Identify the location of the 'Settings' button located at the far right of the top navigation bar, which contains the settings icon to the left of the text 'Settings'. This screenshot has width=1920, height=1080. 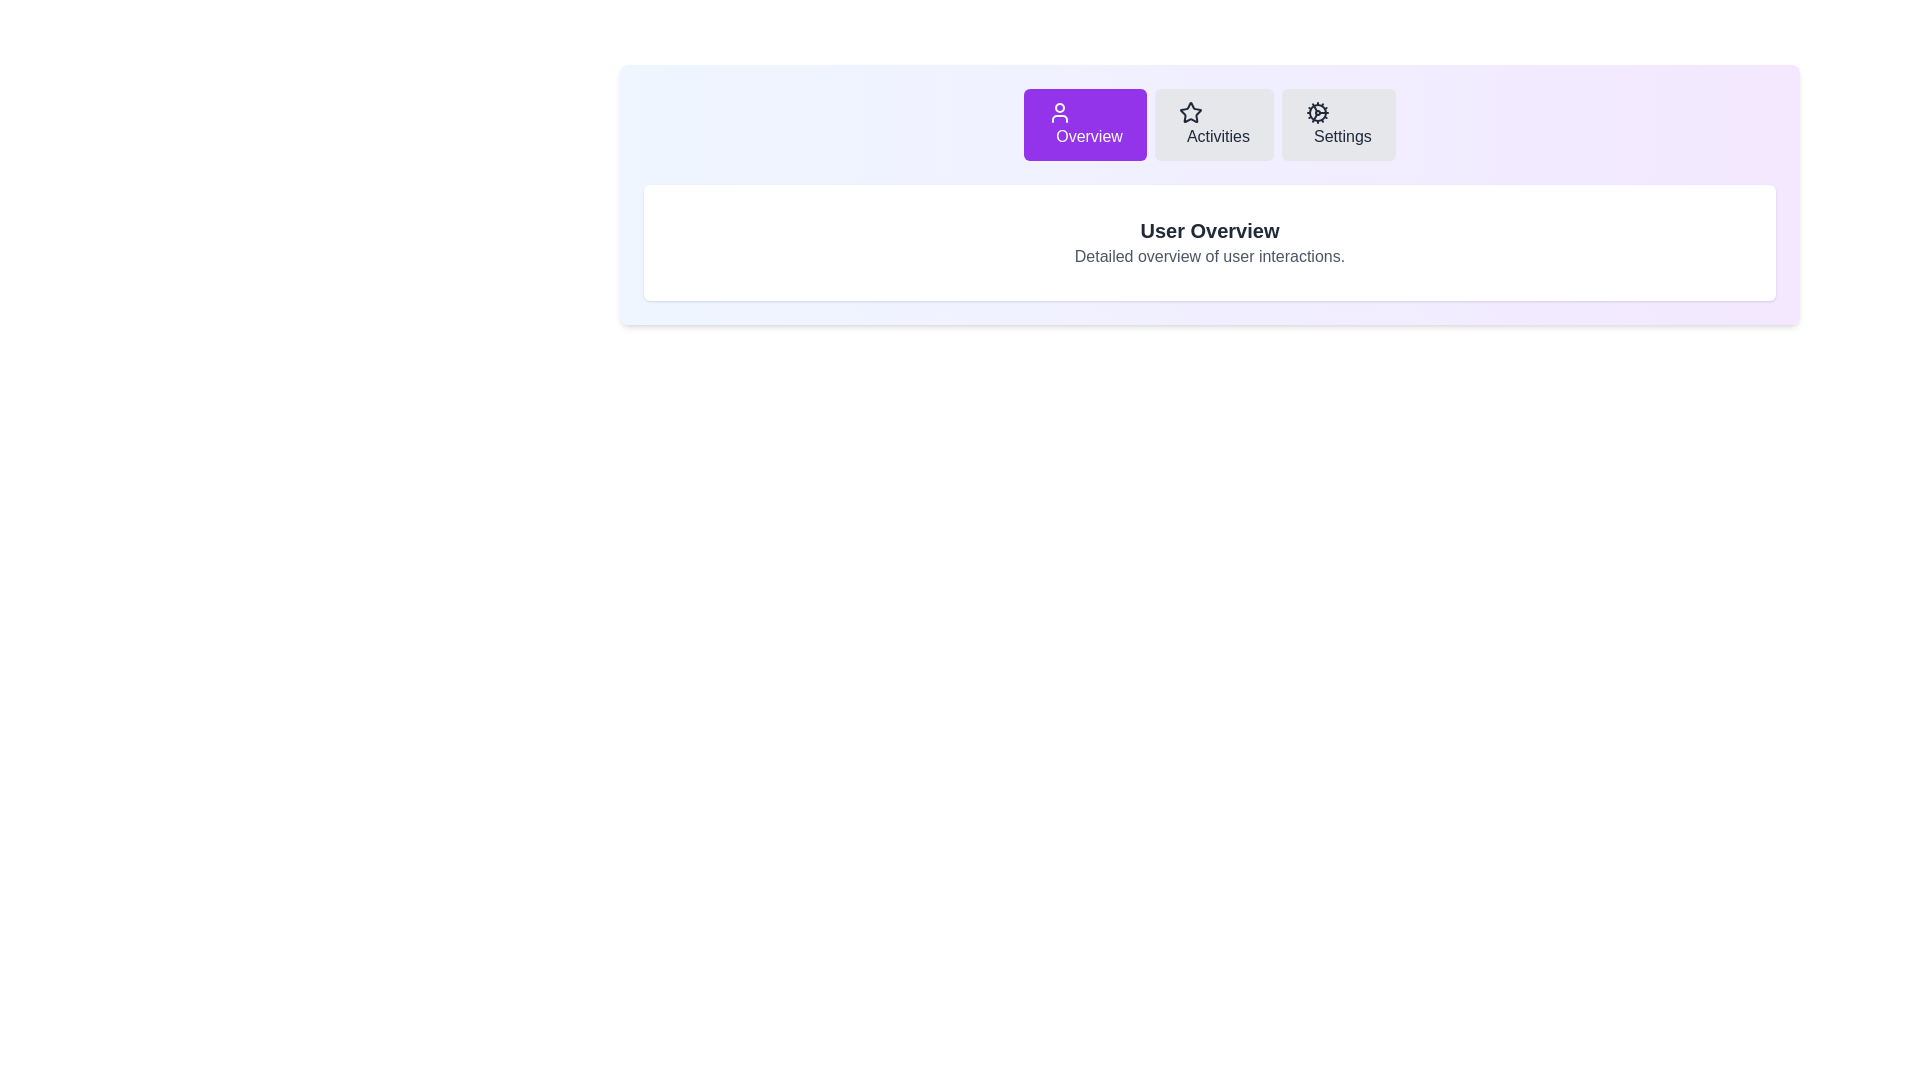
(1318, 112).